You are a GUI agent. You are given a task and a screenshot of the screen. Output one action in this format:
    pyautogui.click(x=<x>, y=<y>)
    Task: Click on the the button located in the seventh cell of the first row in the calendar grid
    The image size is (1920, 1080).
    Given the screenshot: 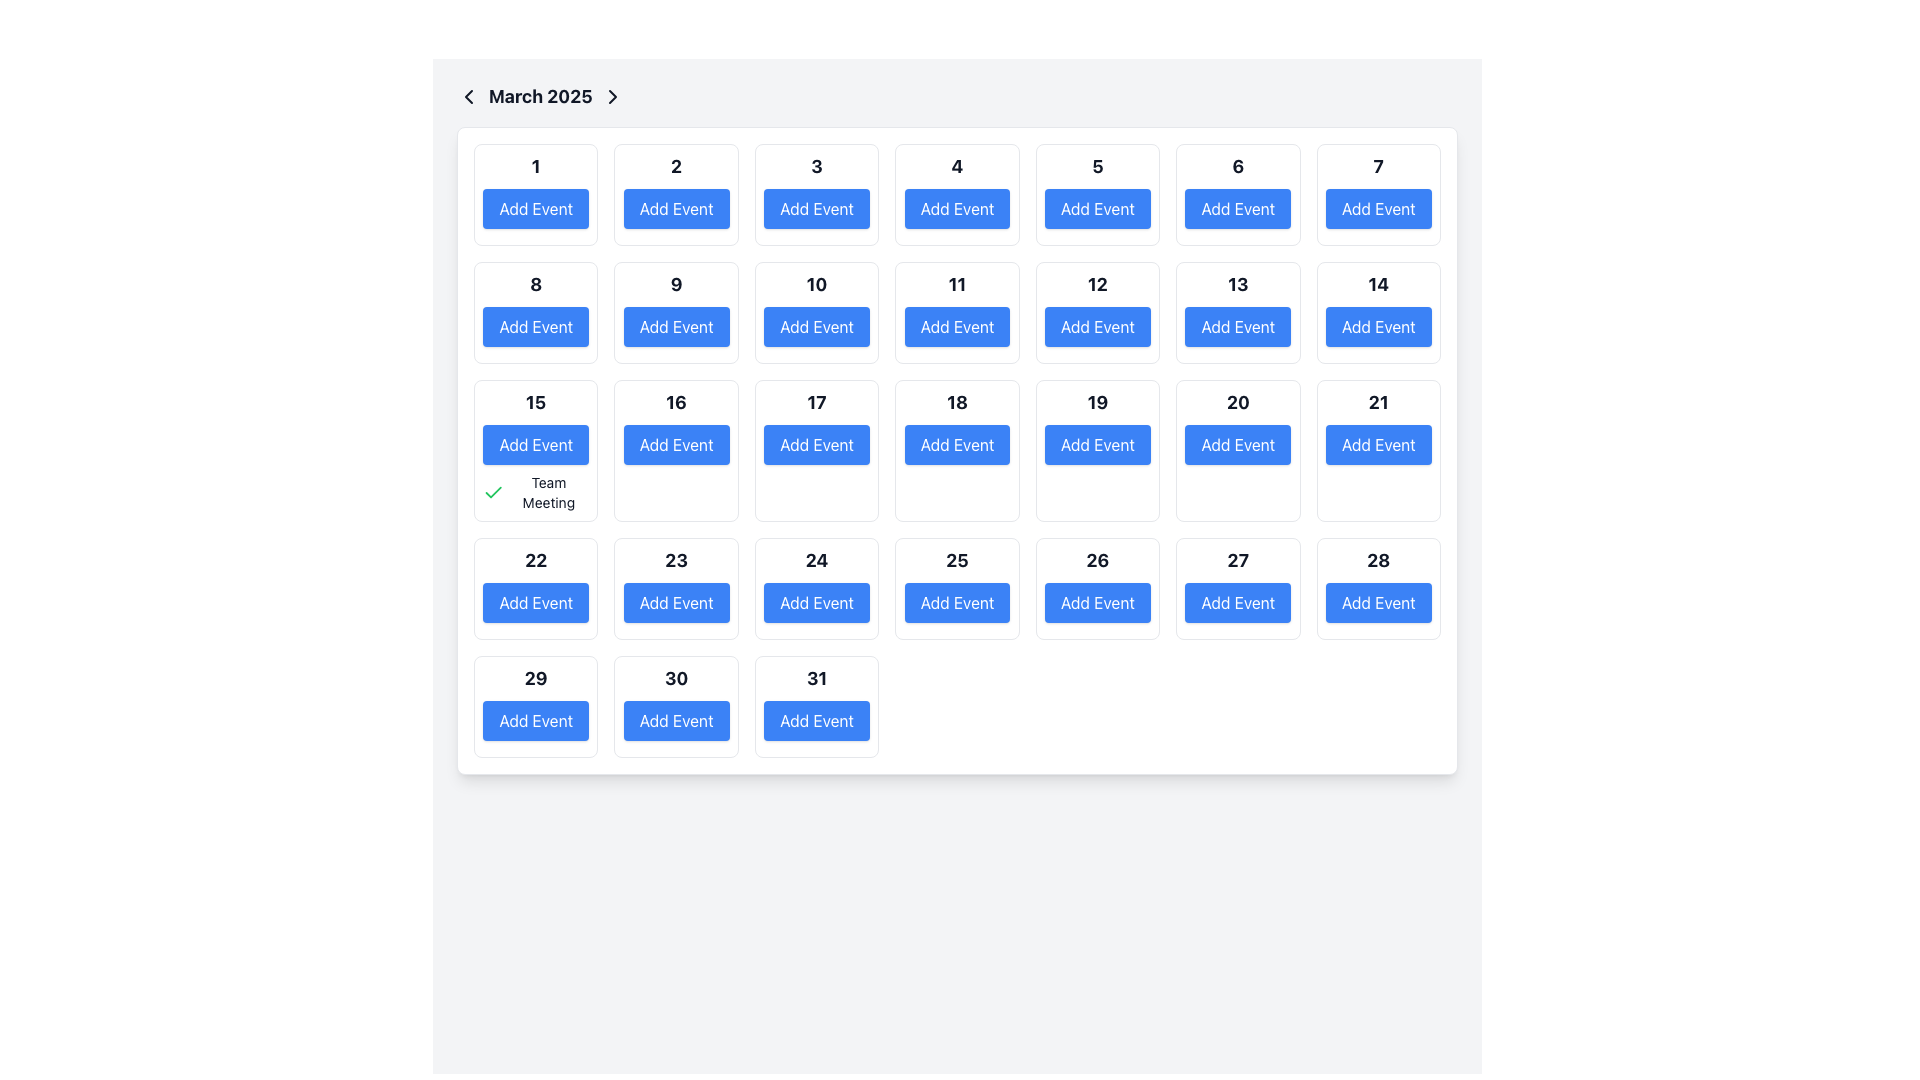 What is the action you would take?
    pyautogui.click(x=1377, y=195)
    